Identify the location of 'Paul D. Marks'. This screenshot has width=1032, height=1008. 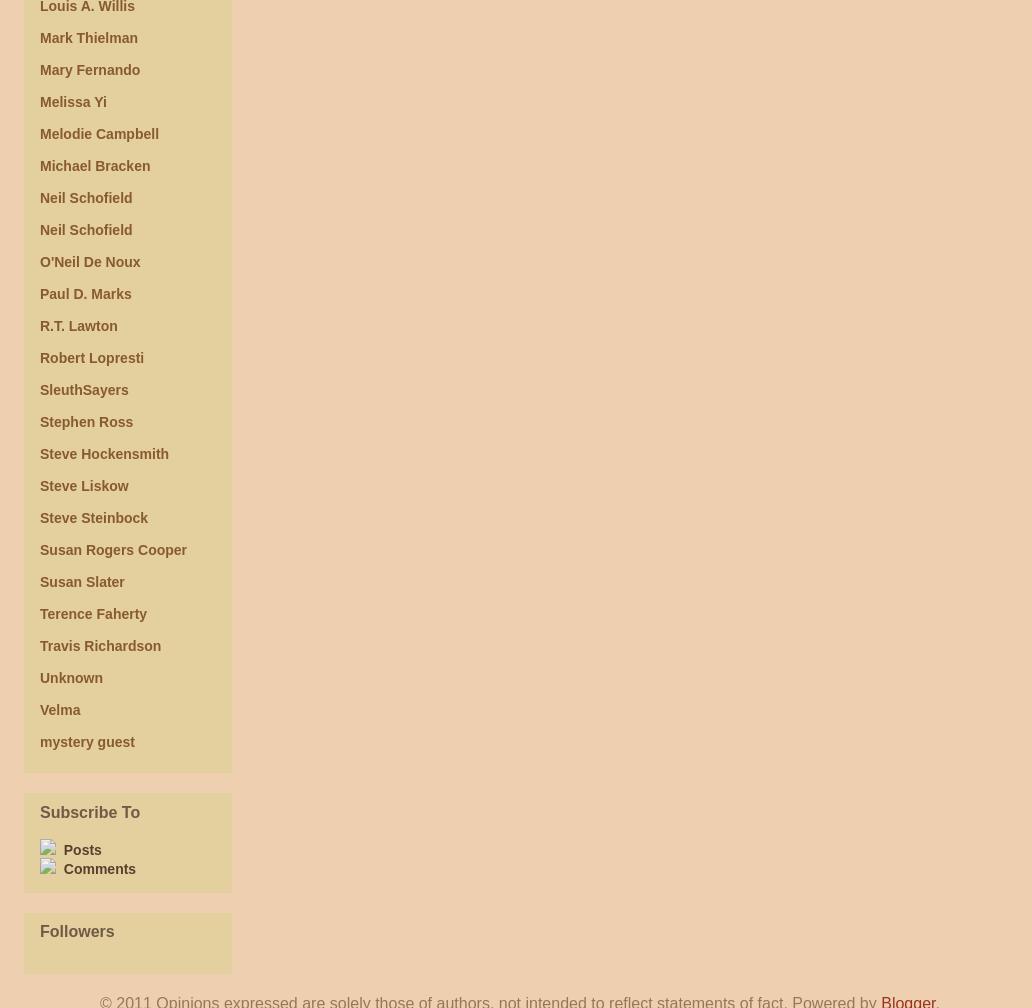
(85, 294).